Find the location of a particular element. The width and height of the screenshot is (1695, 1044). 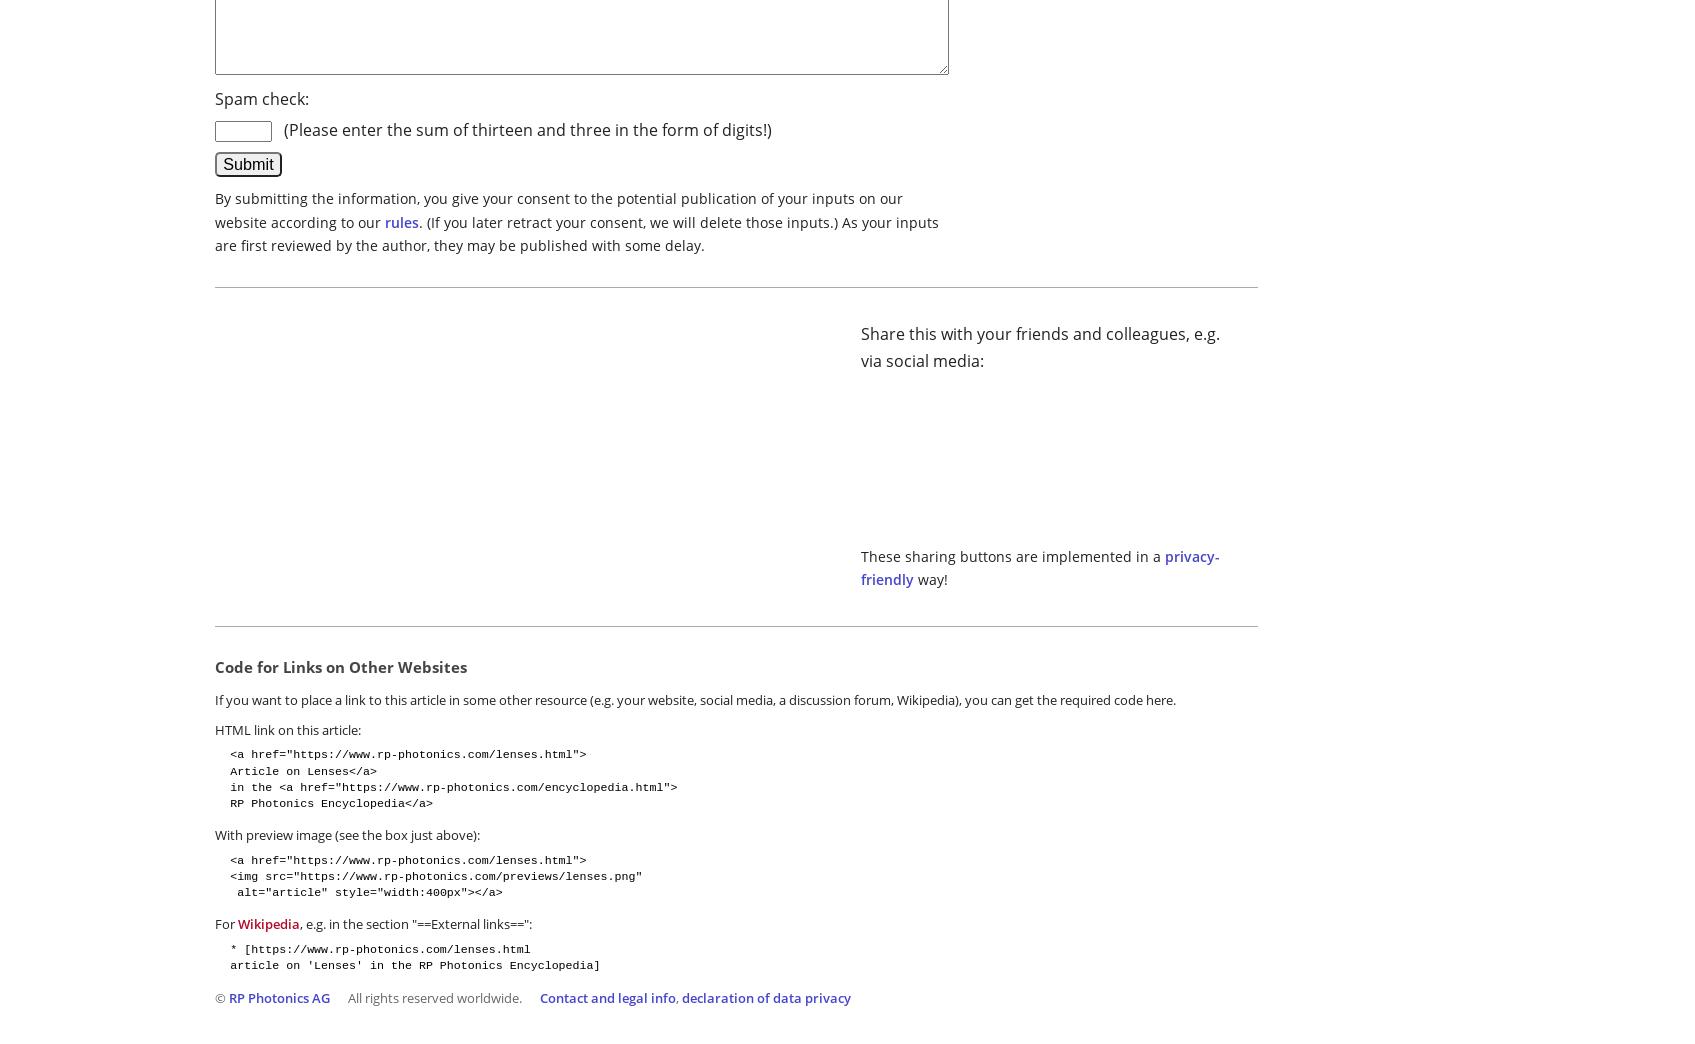

'Spam check:' is located at coordinates (262, 98).